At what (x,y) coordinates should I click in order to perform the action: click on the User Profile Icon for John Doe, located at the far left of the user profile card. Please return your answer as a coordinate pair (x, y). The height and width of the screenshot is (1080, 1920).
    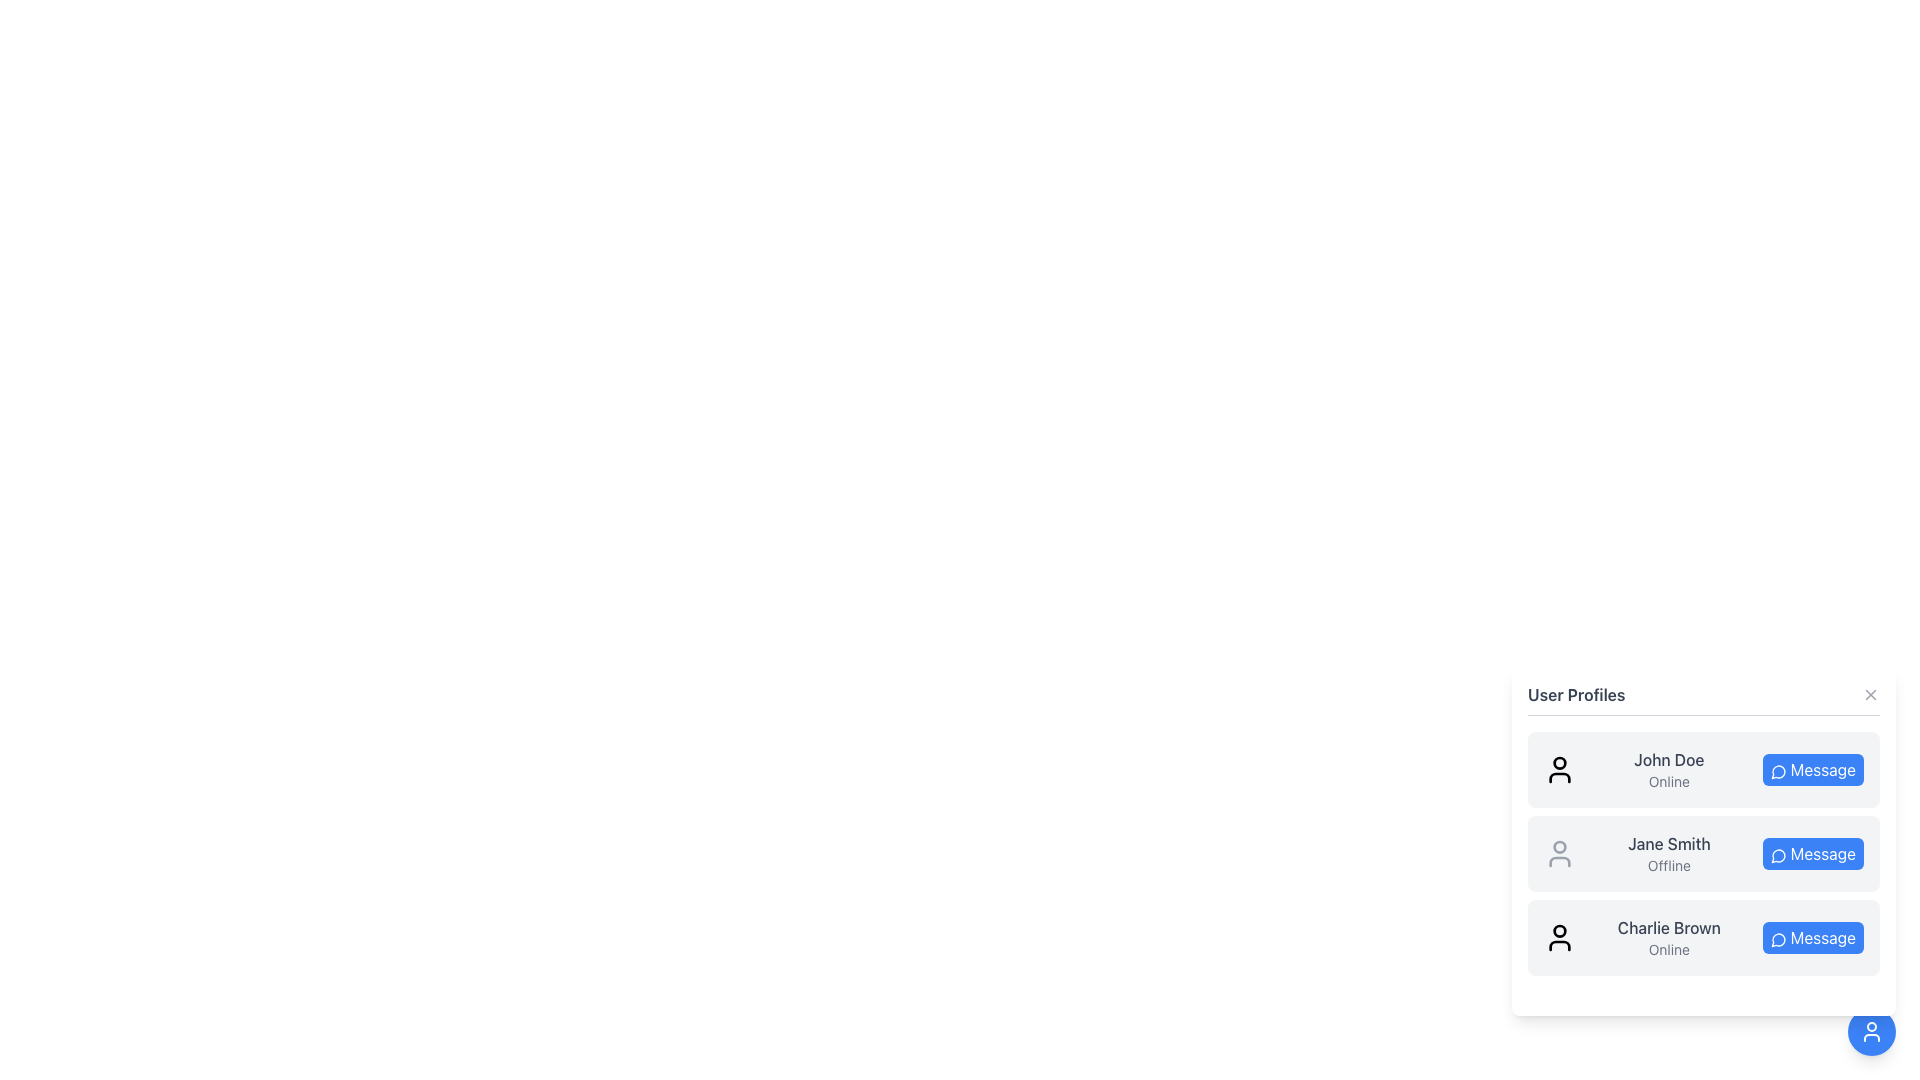
    Looking at the image, I should click on (1559, 769).